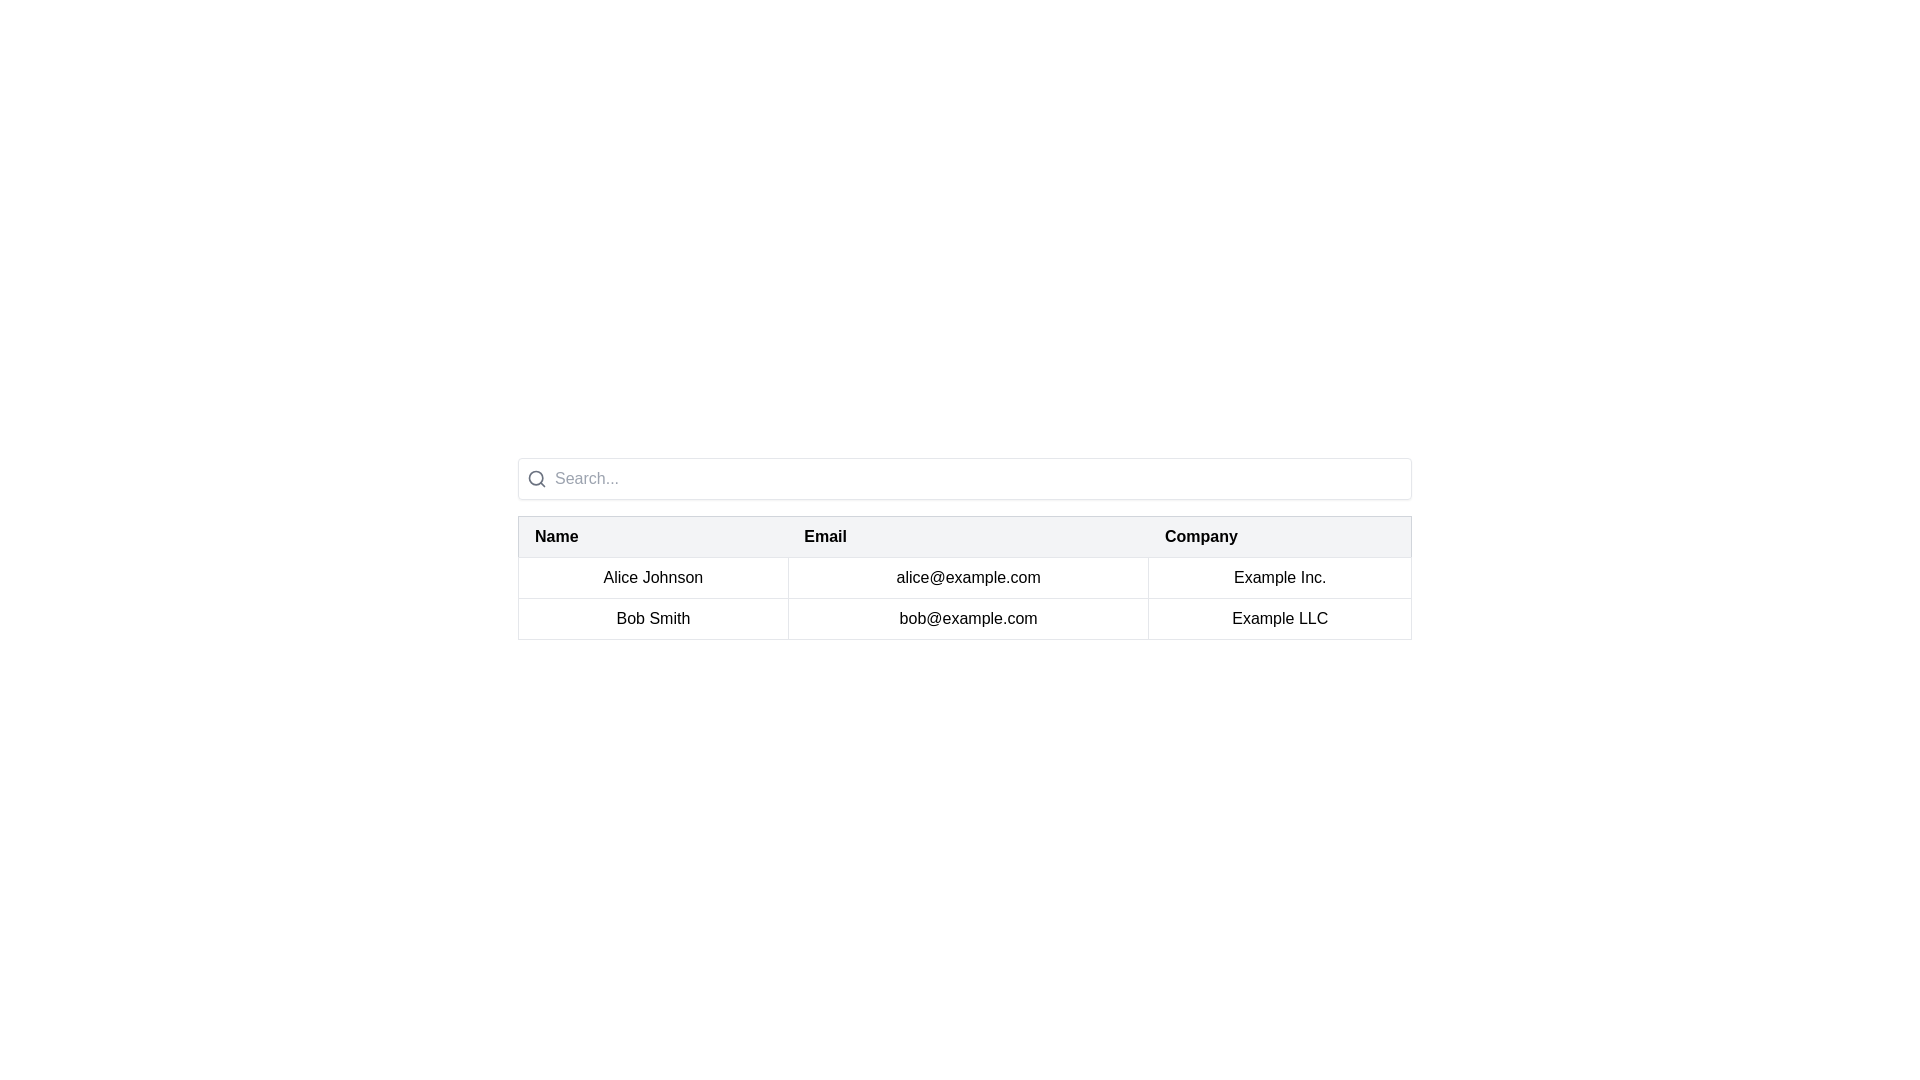  Describe the element at coordinates (653, 617) in the screenshot. I see `the table cell containing the text 'Bob Smith' located in the first column under the header 'Name', which is in the second row of the table` at that location.